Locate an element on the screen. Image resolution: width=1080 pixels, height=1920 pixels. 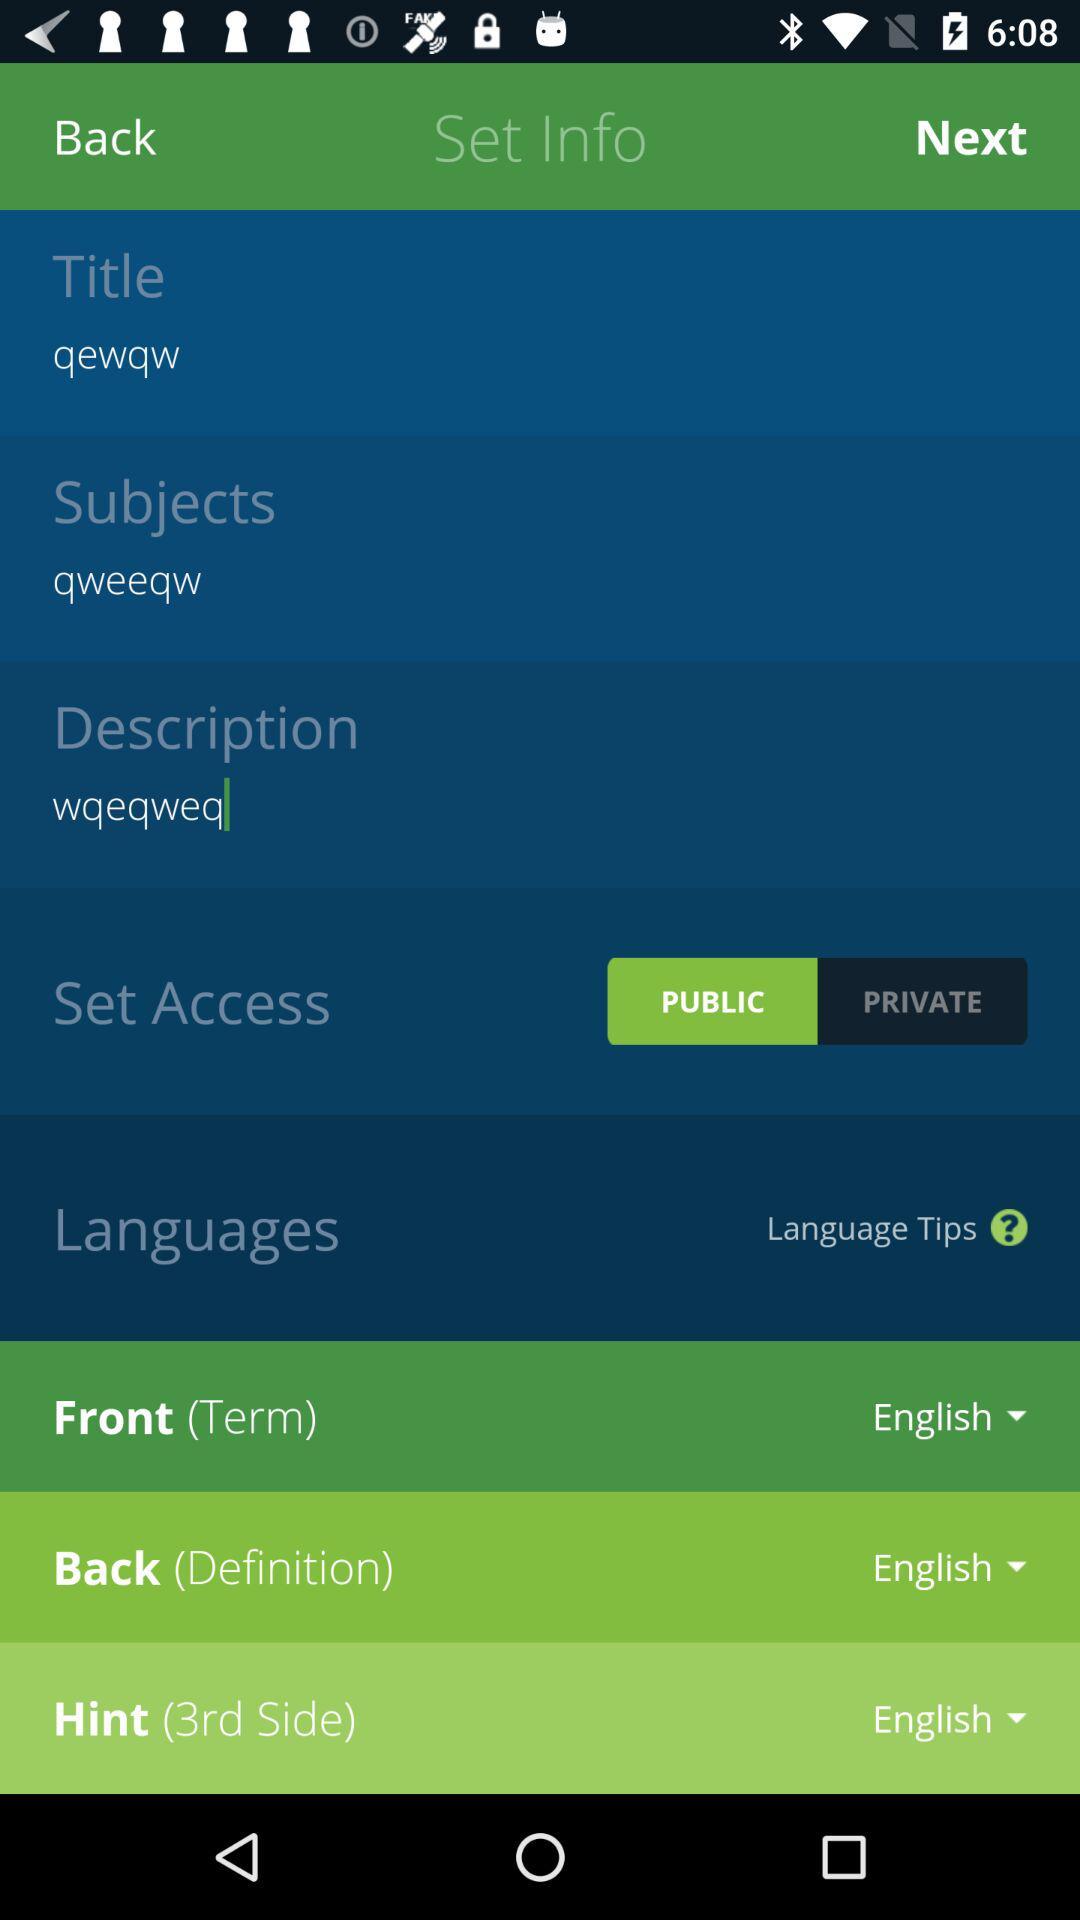
the item below the wqeqweq is located at coordinates (922, 1001).